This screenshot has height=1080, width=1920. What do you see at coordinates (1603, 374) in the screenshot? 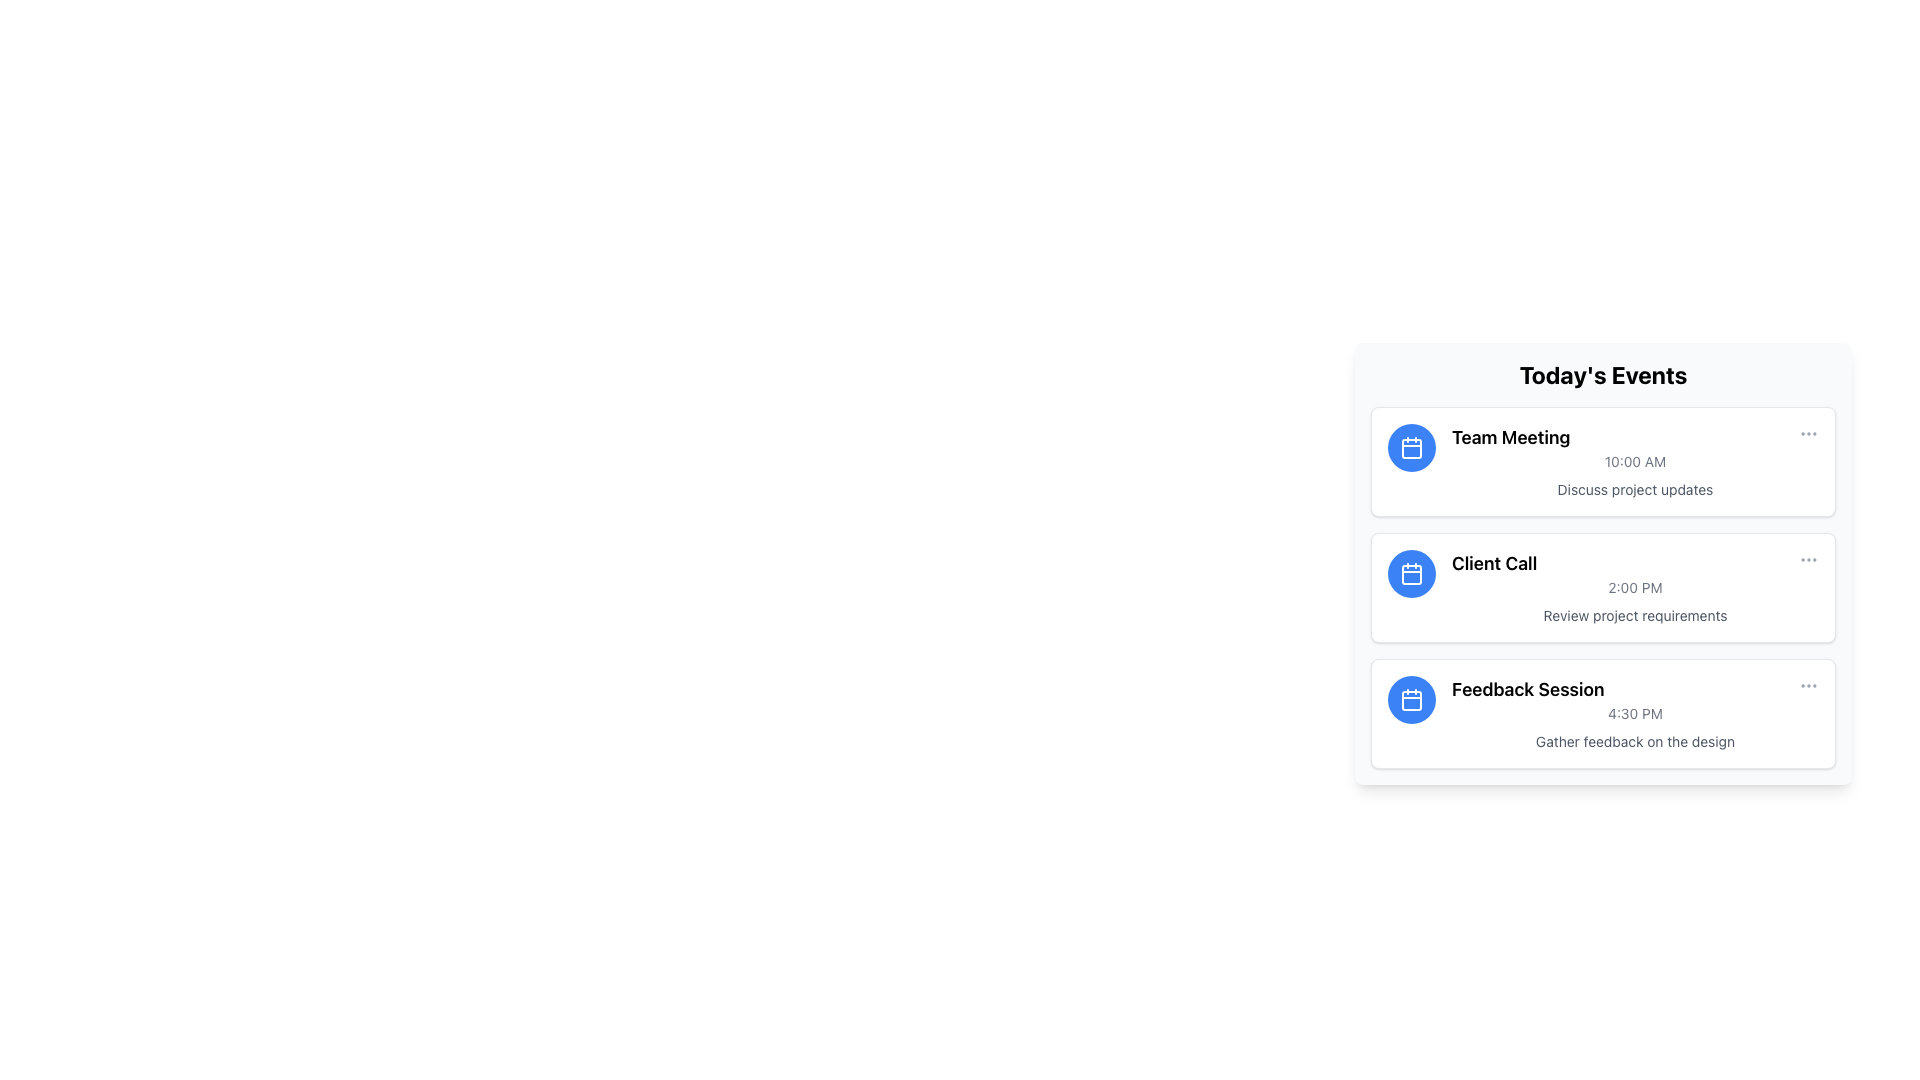
I see `the text header that says 'Today's Events', which is styled in bold and large font, located at the top of the information card` at bounding box center [1603, 374].